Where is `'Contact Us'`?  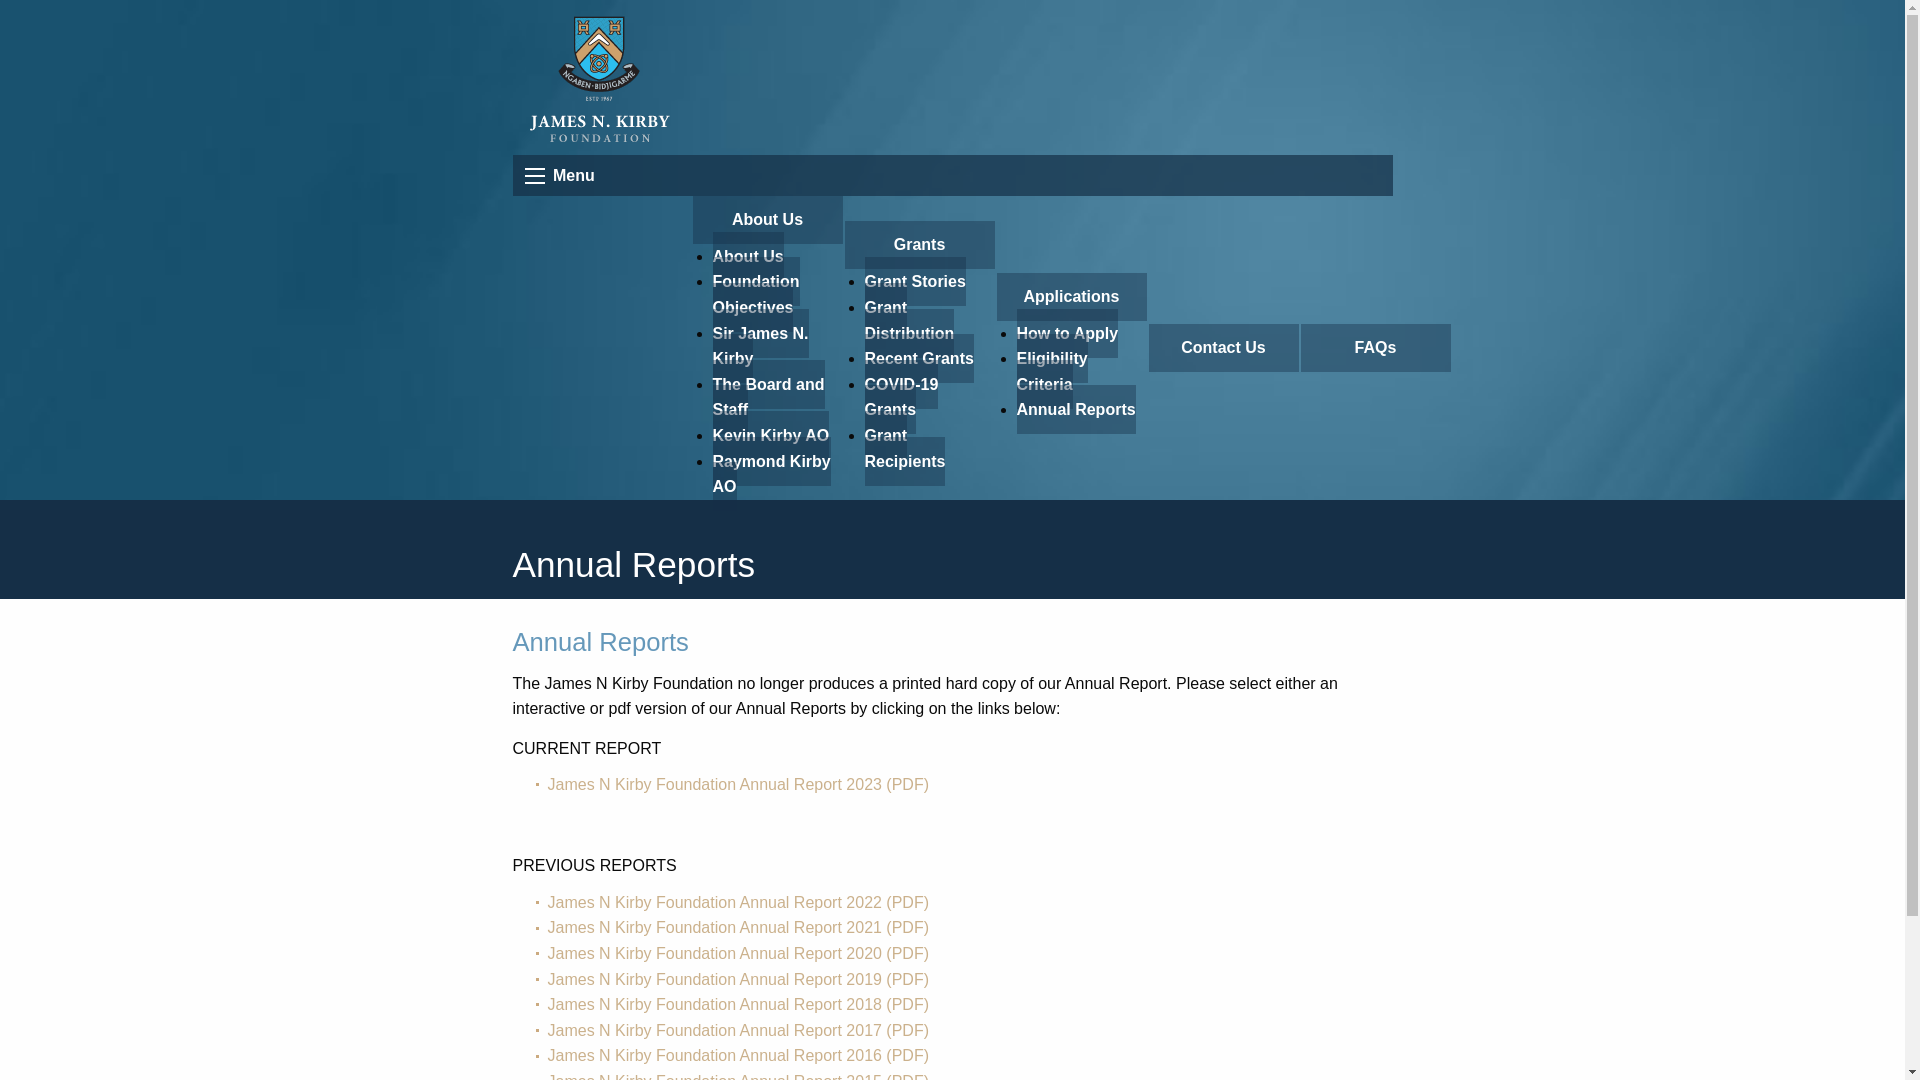 'Contact Us' is located at coordinates (1222, 346).